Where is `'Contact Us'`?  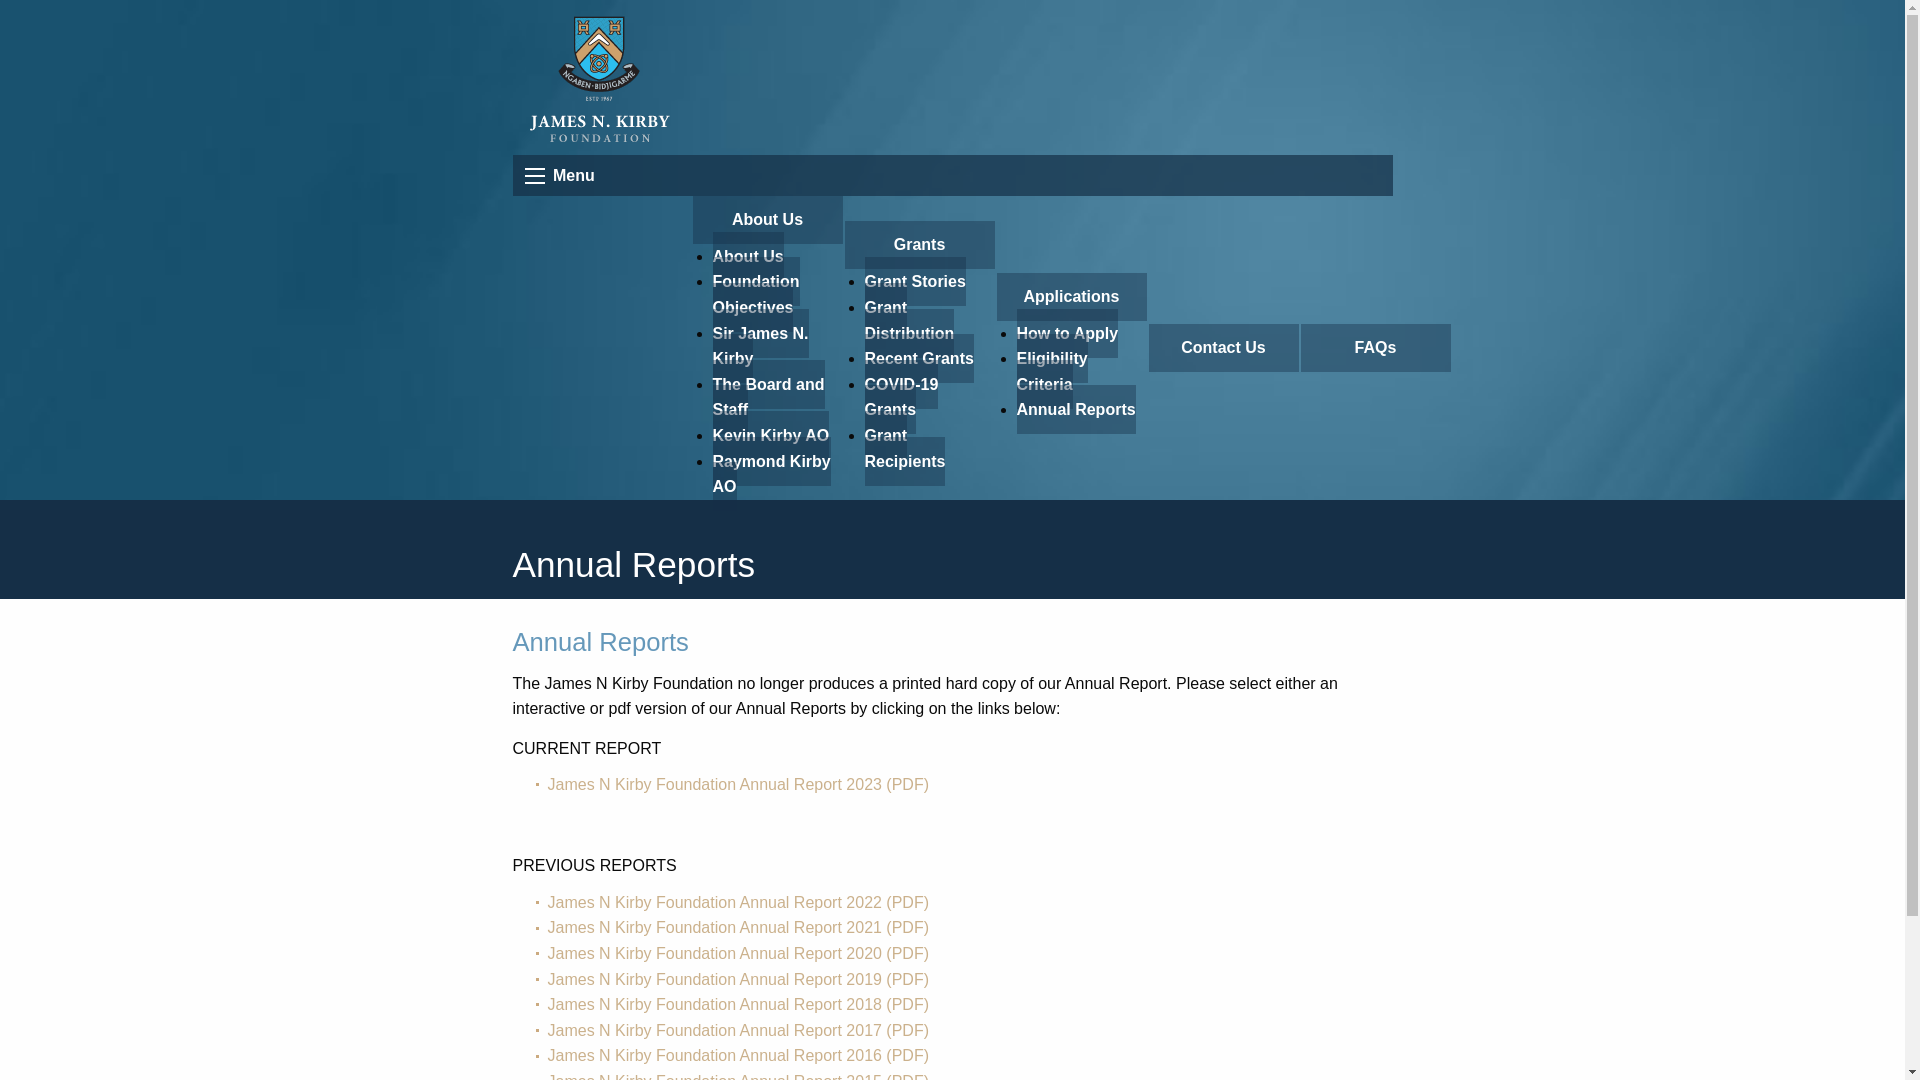 'Contact Us' is located at coordinates (1222, 346).